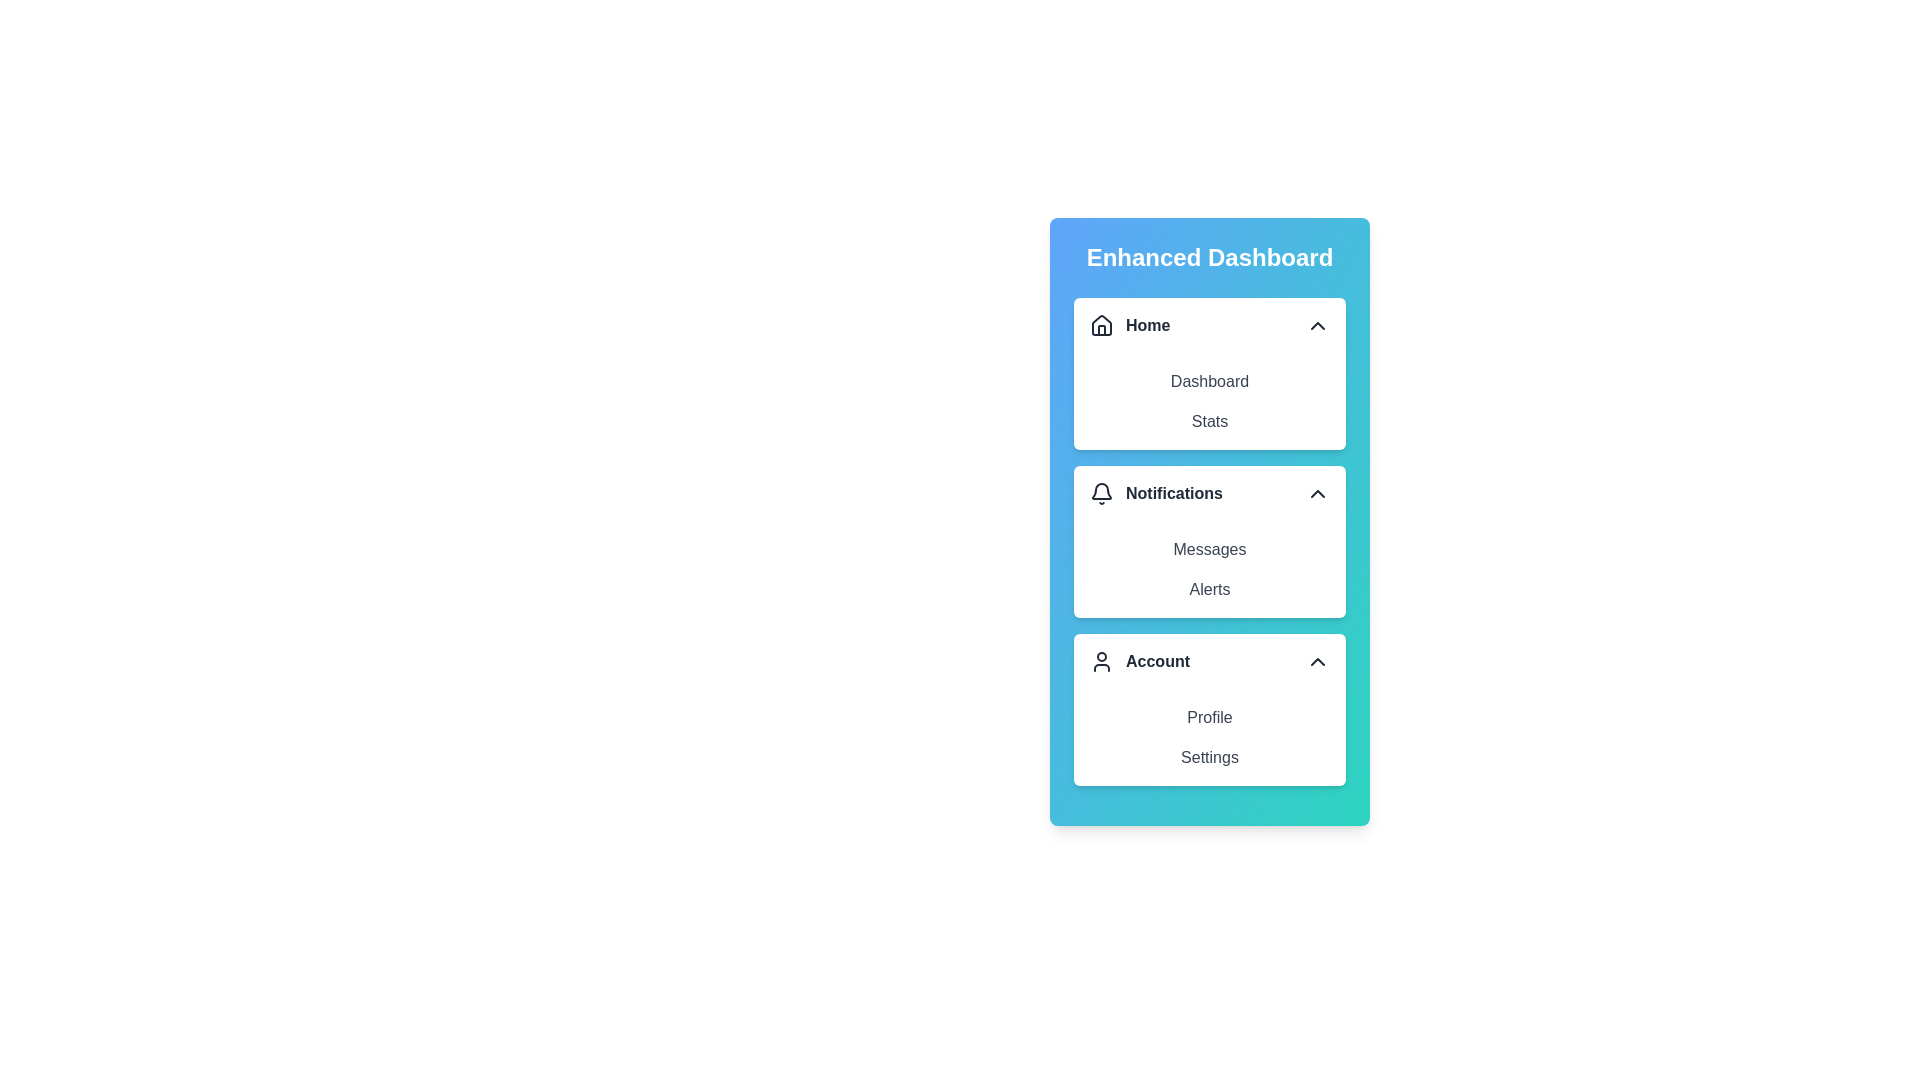 The height and width of the screenshot is (1080, 1920). I want to click on the header of the menu section labeled Notifications to toggle its expanded/collapsed state, so click(1208, 493).